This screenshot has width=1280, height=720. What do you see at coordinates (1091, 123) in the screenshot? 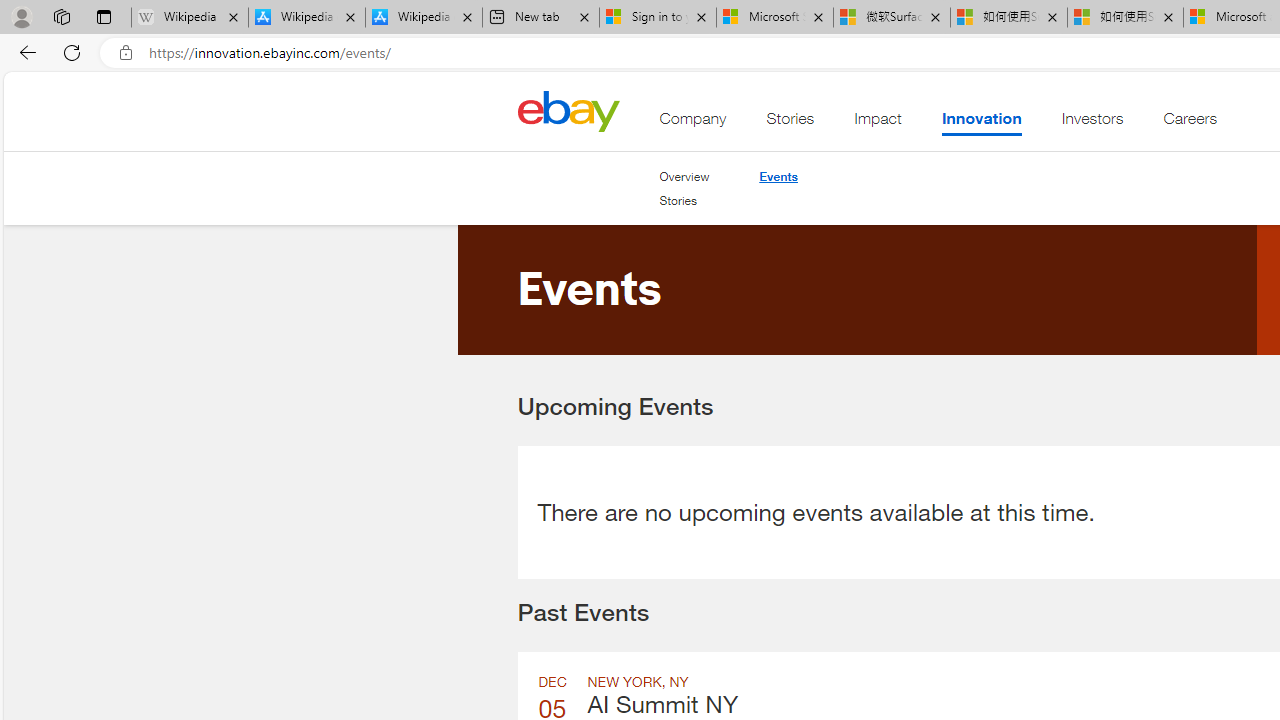
I see `'Investors'` at bounding box center [1091, 123].